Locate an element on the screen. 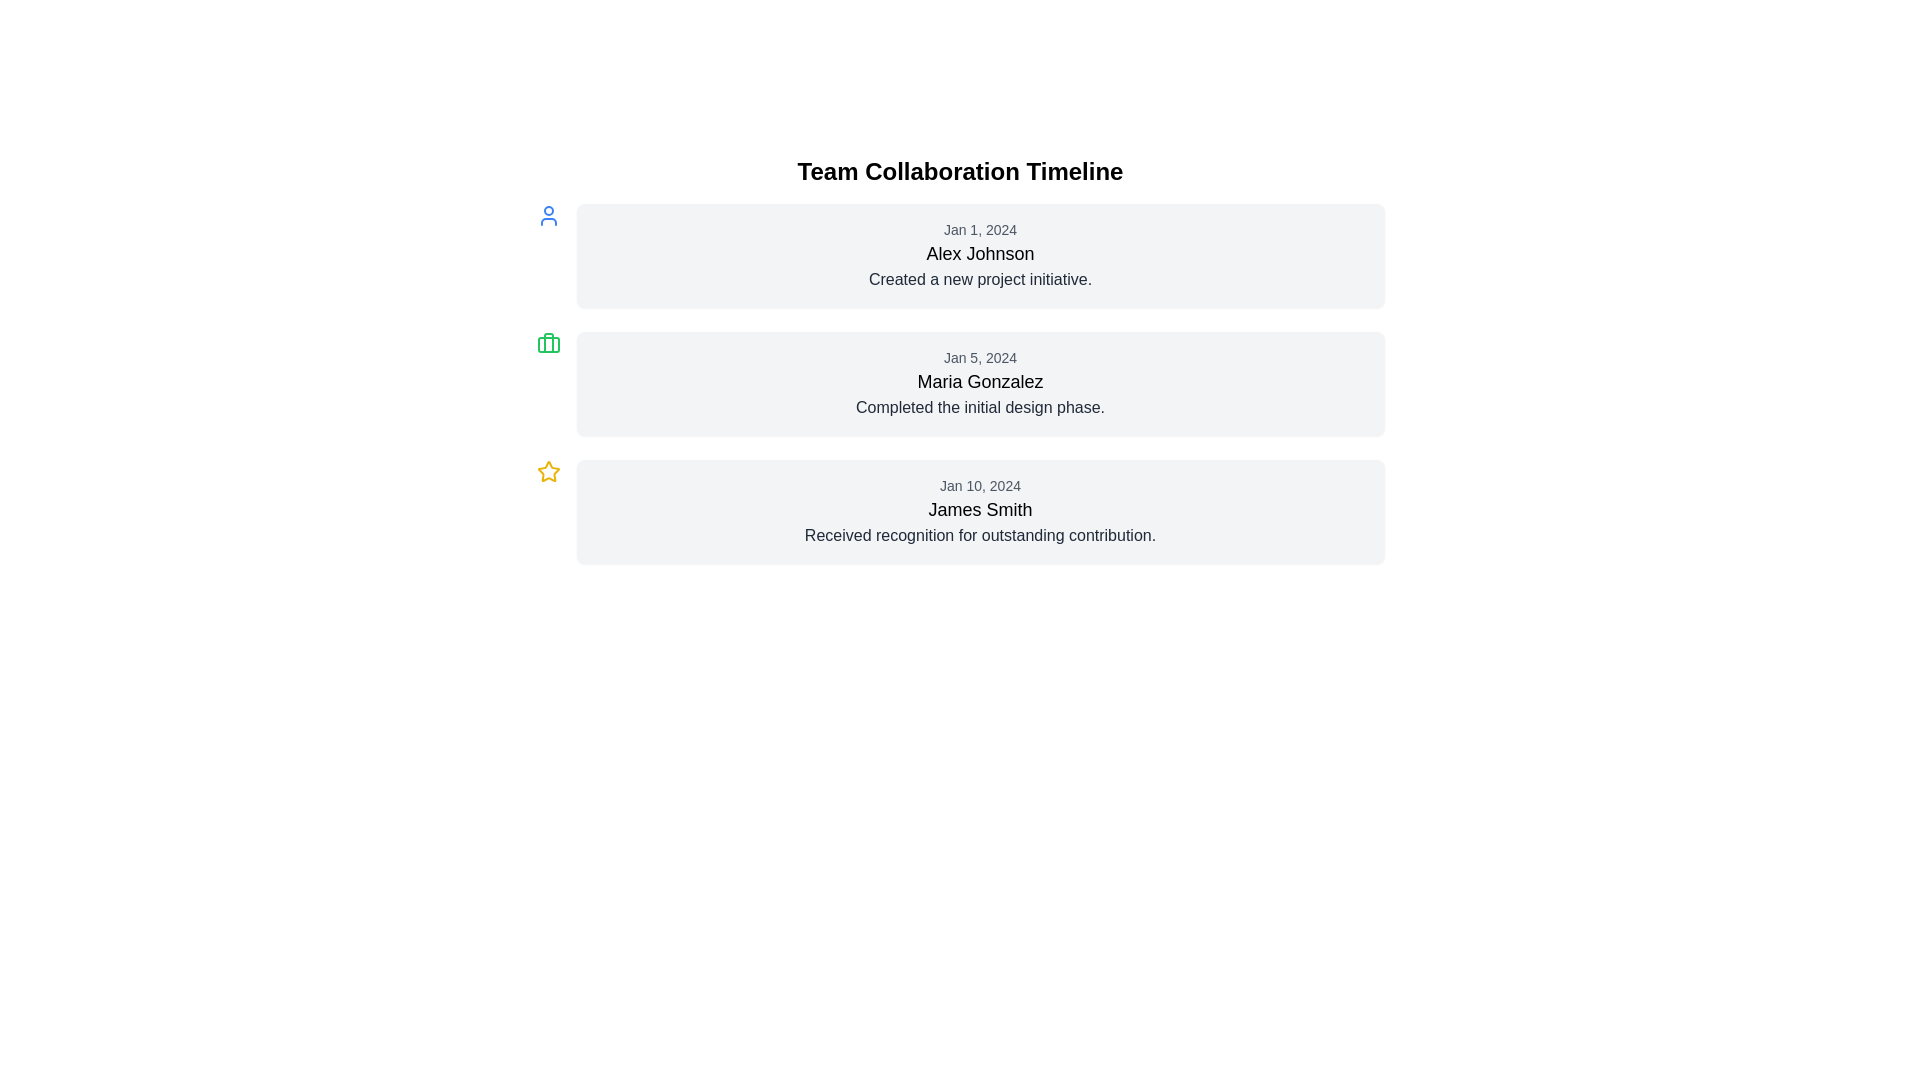 This screenshot has height=1080, width=1920. the first notification card in the Team Collaboration Timeline, which displays the username 'Alex Johnson' and includes activity text 'Created a new project initiative.' is located at coordinates (960, 254).